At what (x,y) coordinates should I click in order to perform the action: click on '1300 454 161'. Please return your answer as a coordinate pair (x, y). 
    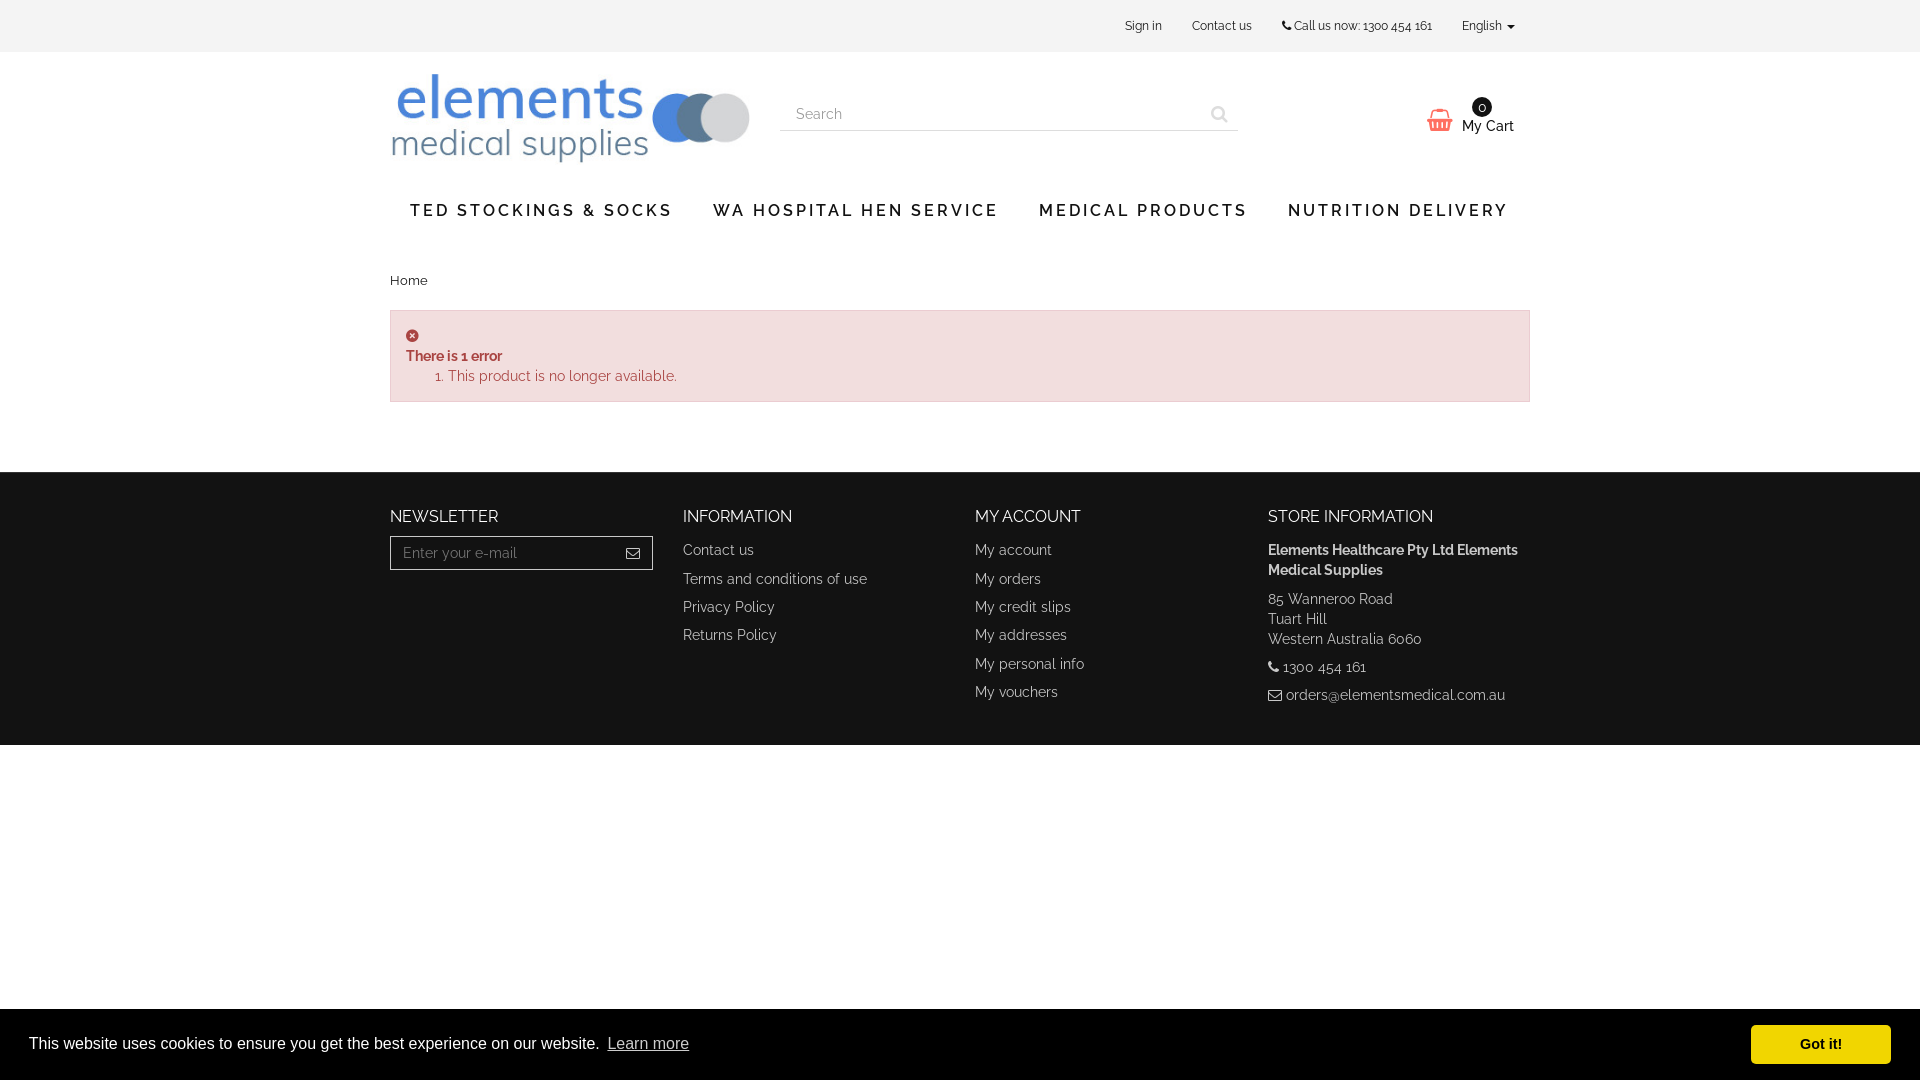
    Looking at the image, I should click on (1323, 667).